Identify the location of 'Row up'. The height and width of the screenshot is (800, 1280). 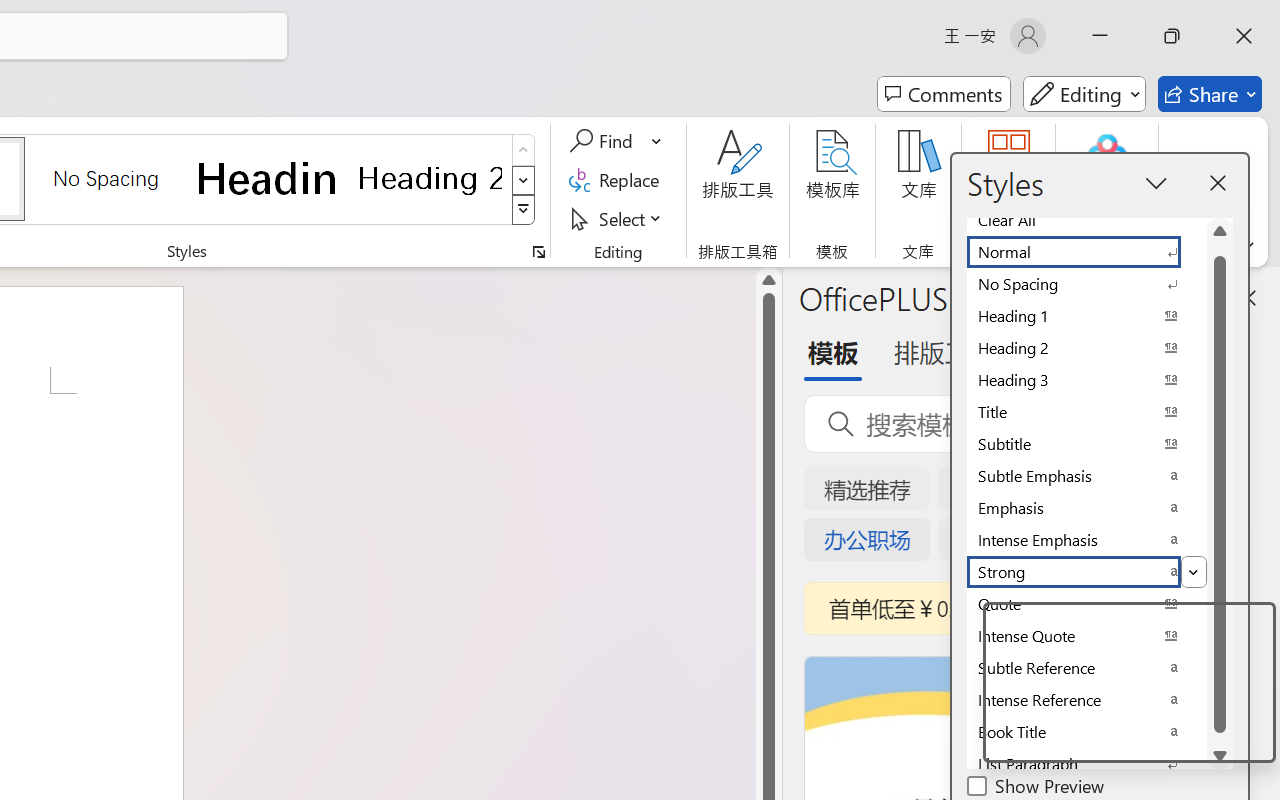
(523, 150).